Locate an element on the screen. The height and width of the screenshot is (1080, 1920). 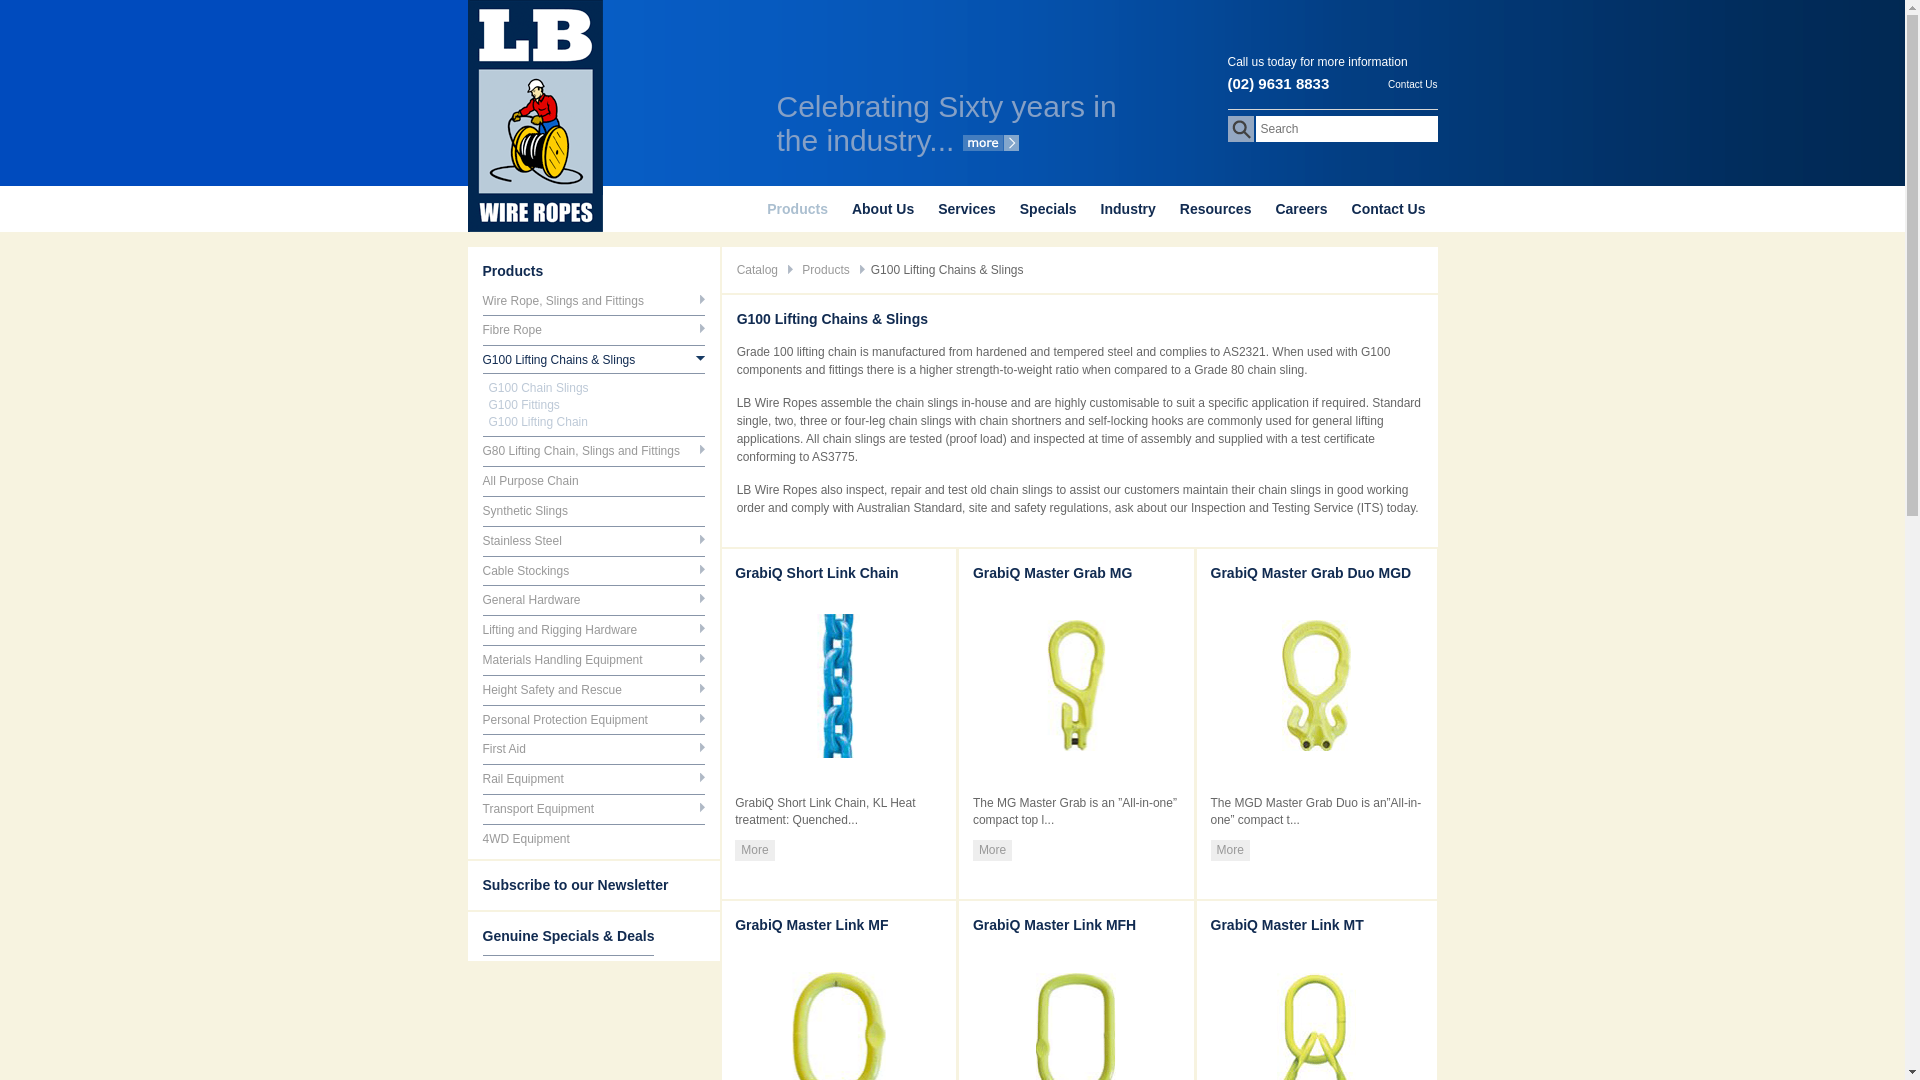
'More' is located at coordinates (753, 850).